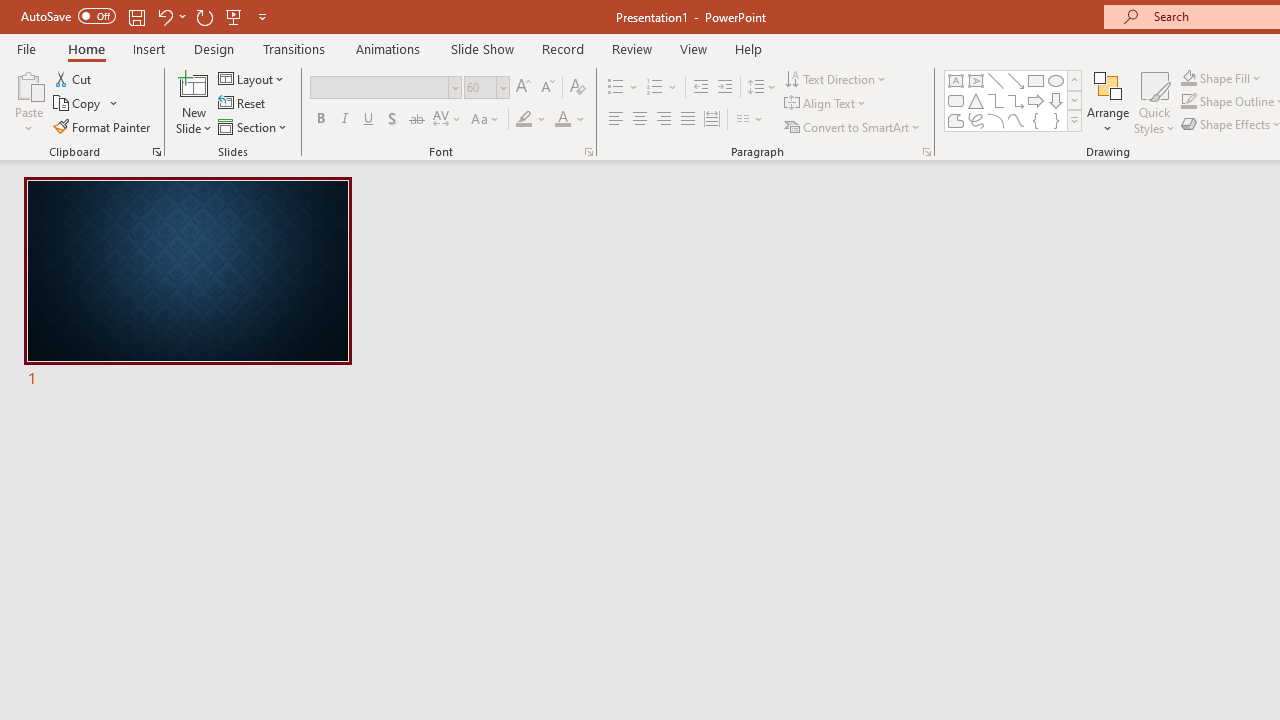 The image size is (1280, 720). What do you see at coordinates (662, 86) in the screenshot?
I see `'Numbering'` at bounding box center [662, 86].